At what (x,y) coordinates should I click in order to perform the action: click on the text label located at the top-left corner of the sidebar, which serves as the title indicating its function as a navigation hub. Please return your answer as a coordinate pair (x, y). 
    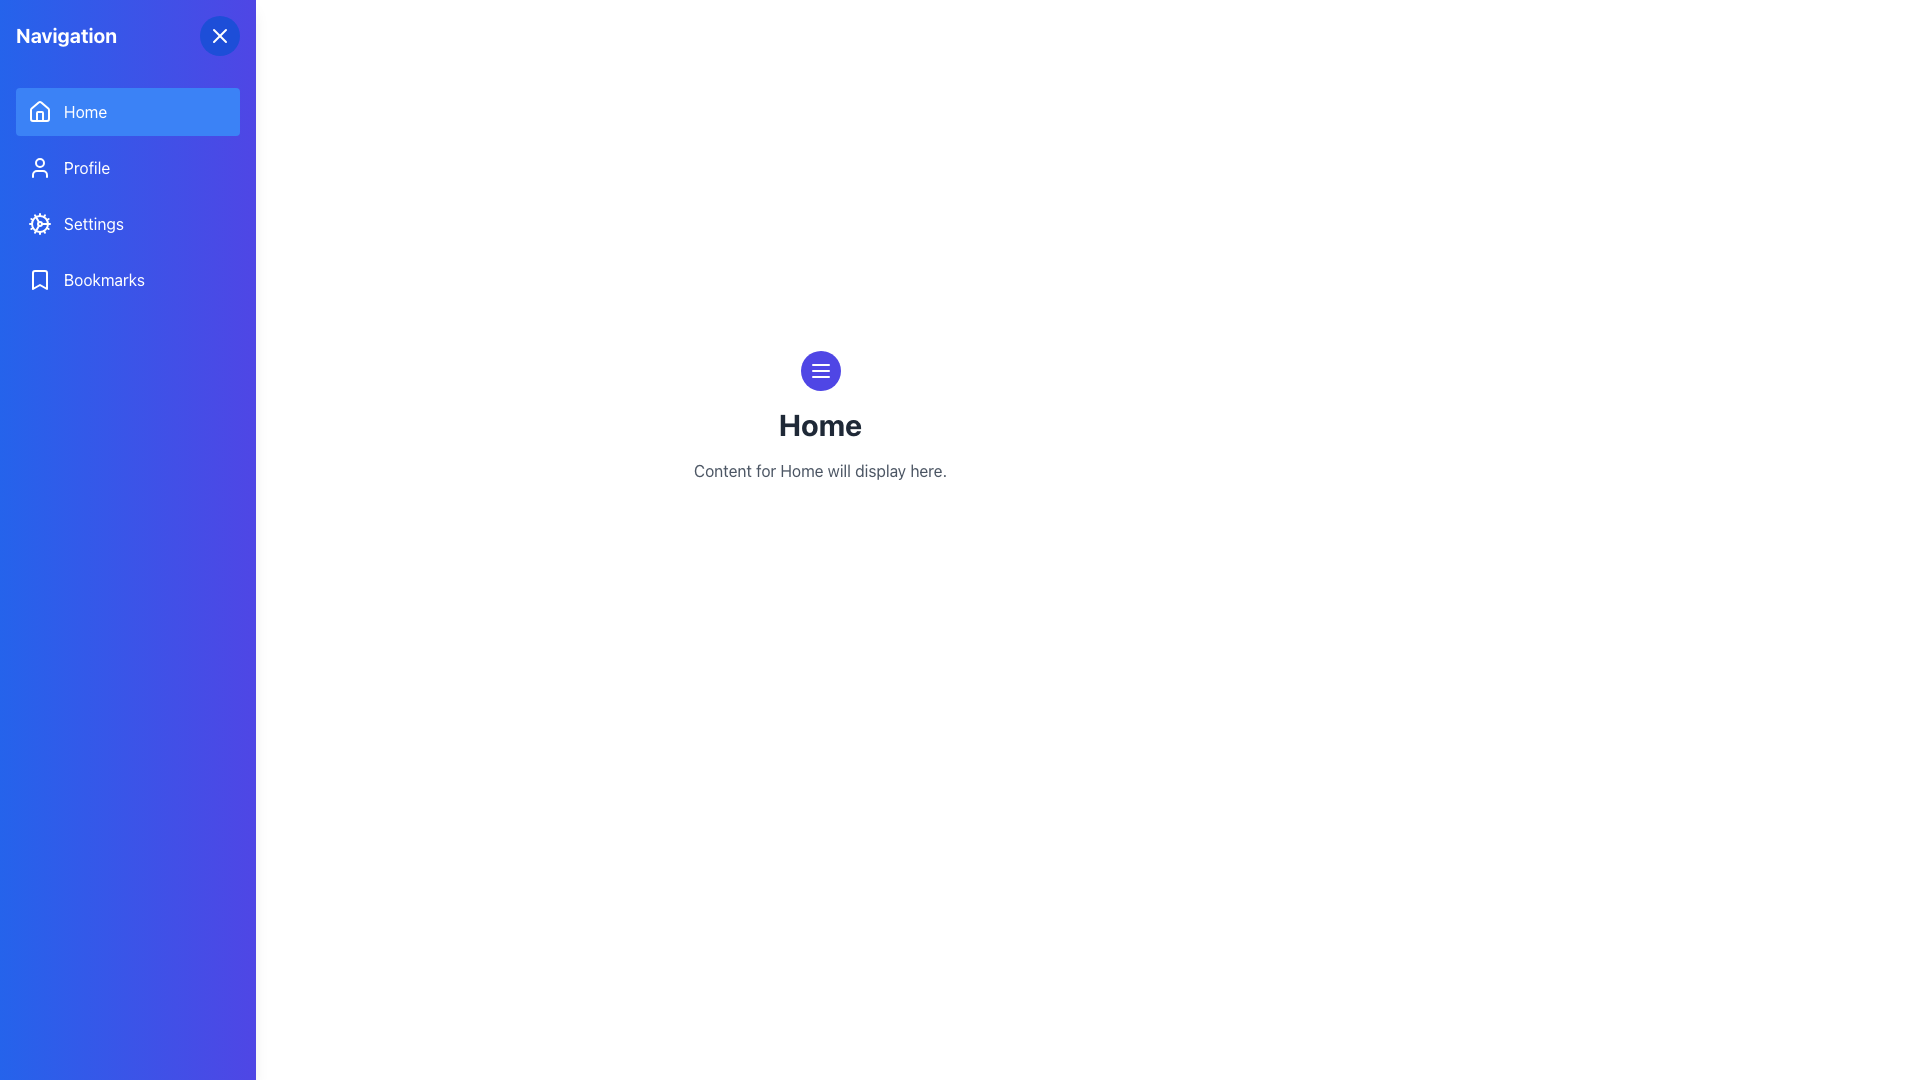
    Looking at the image, I should click on (66, 35).